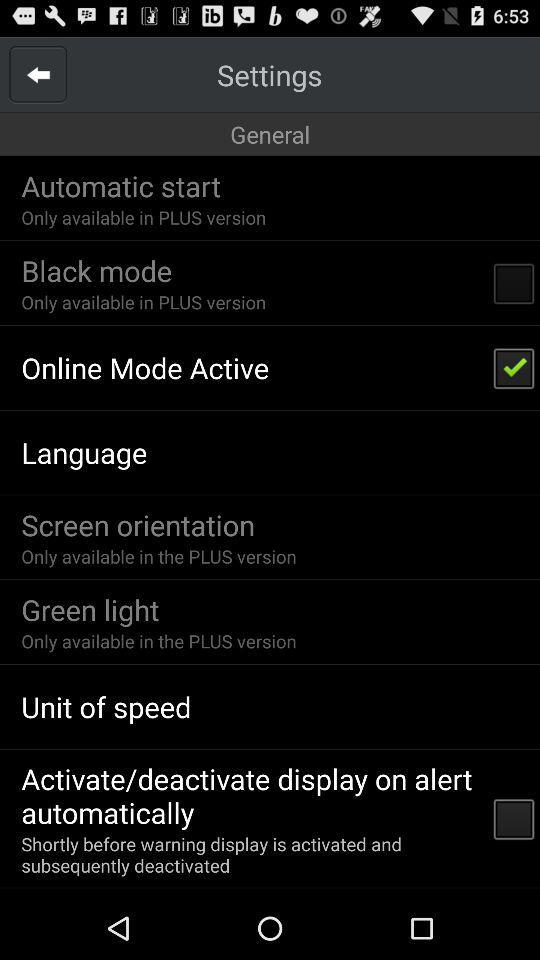 This screenshot has height=960, width=540. I want to click on the second check box, so click(514, 366).